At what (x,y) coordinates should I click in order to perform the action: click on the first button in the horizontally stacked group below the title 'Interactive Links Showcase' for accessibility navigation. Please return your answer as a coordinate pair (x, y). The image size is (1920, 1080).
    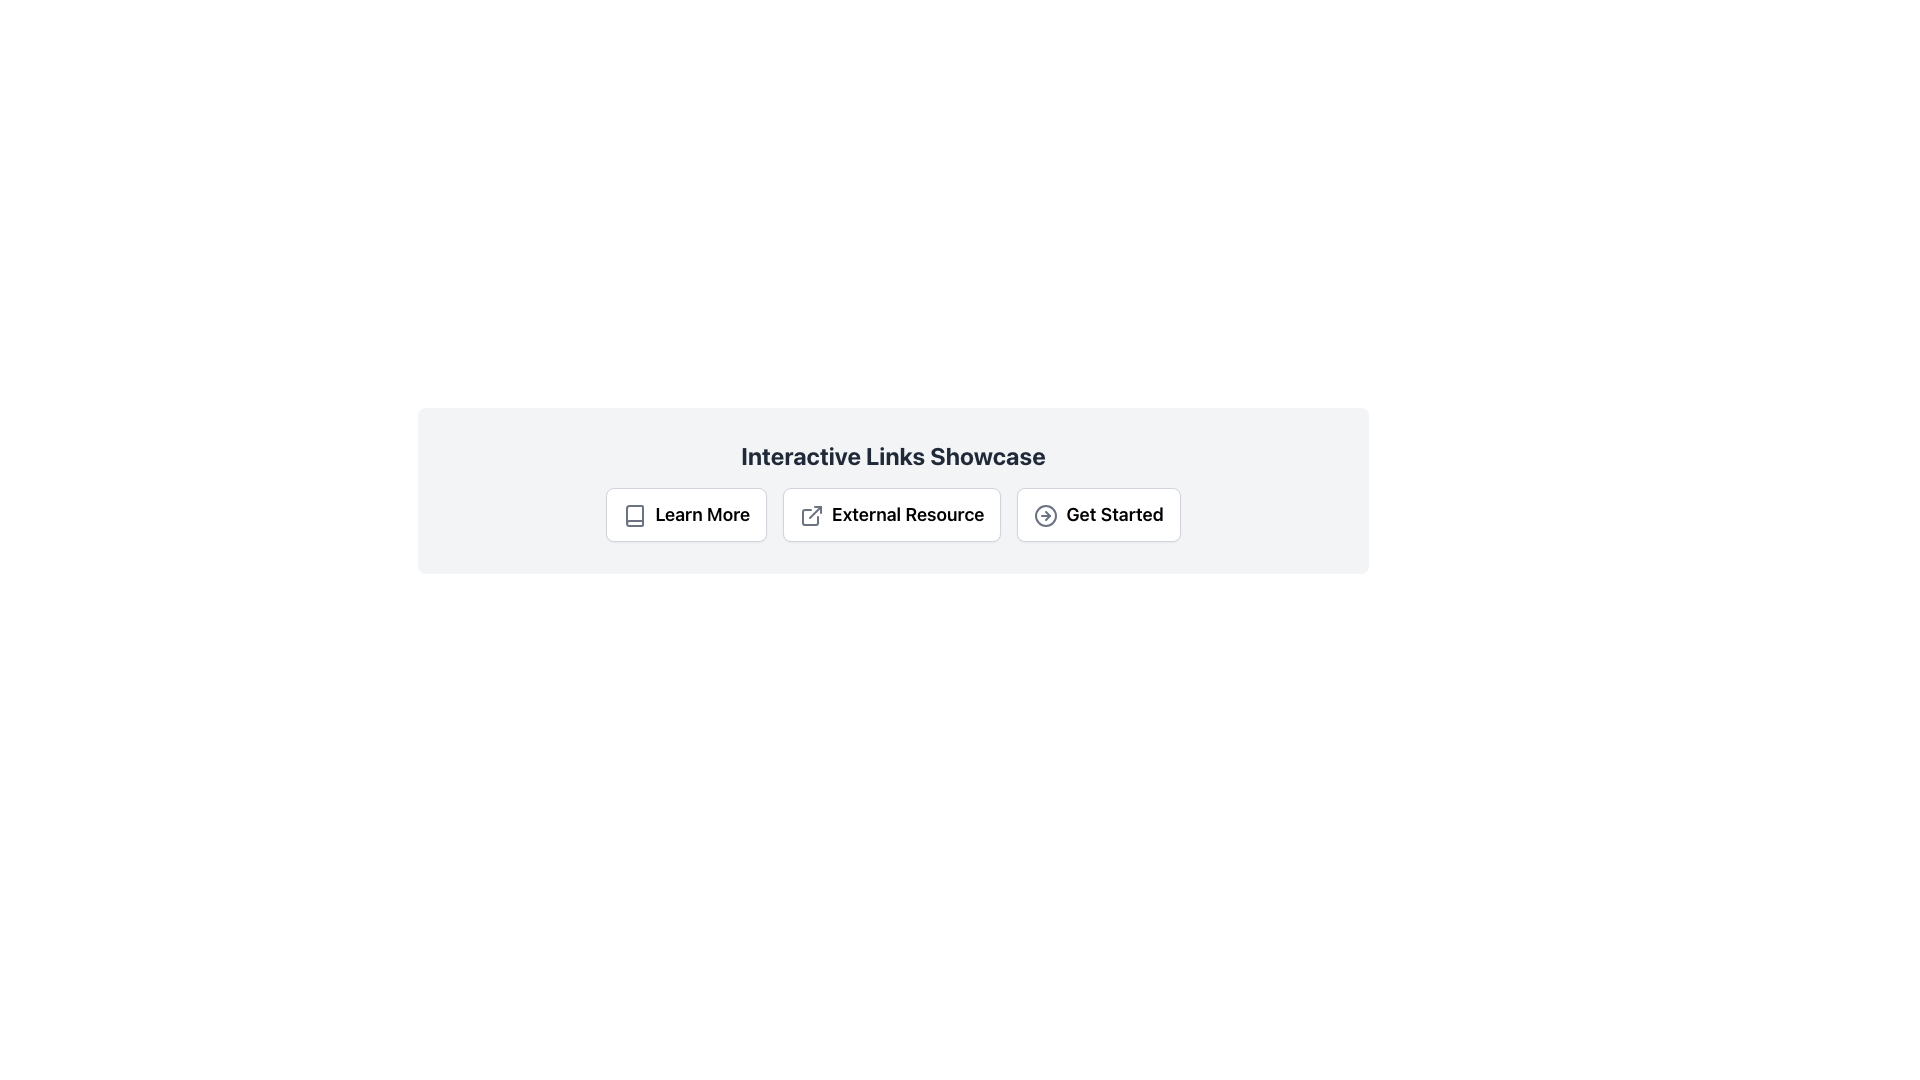
    Looking at the image, I should click on (686, 514).